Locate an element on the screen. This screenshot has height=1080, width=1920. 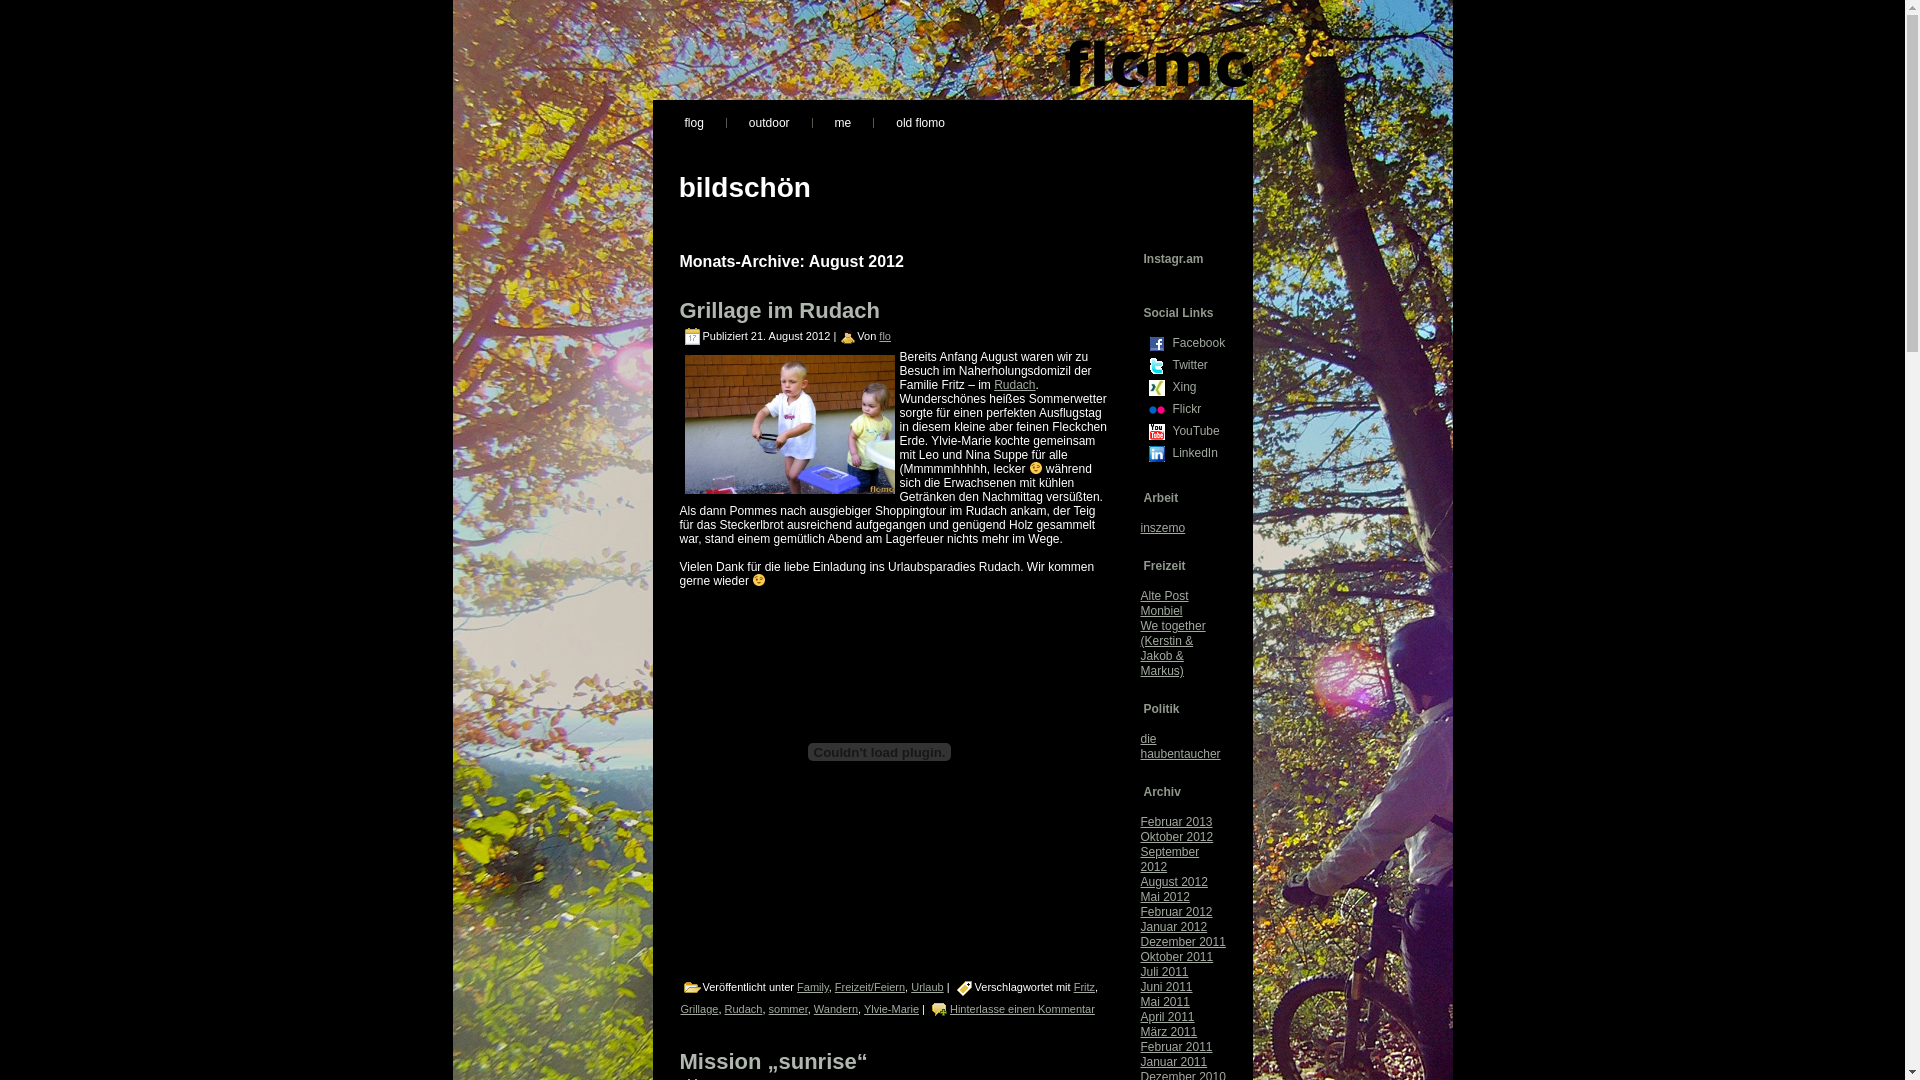
'LinkedIn' is located at coordinates (1156, 454).